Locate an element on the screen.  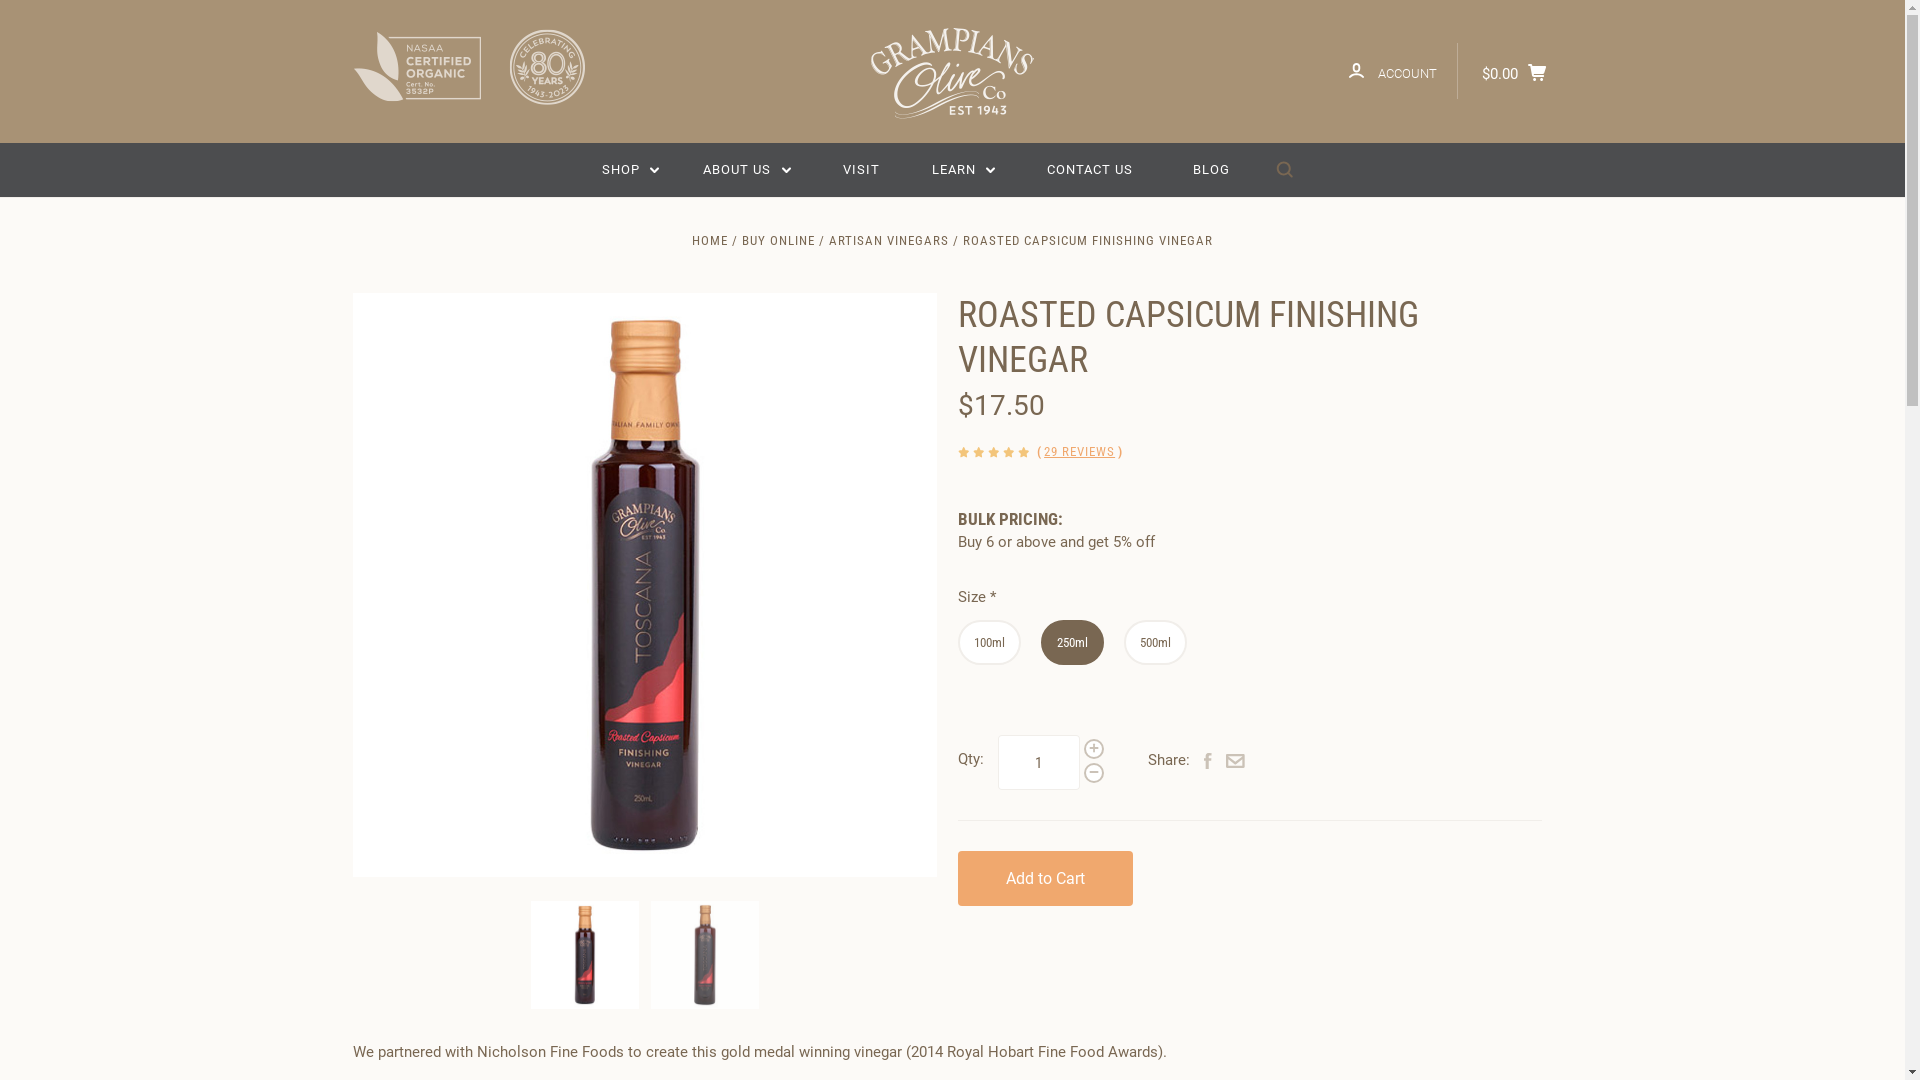
'HOME' is located at coordinates (710, 239).